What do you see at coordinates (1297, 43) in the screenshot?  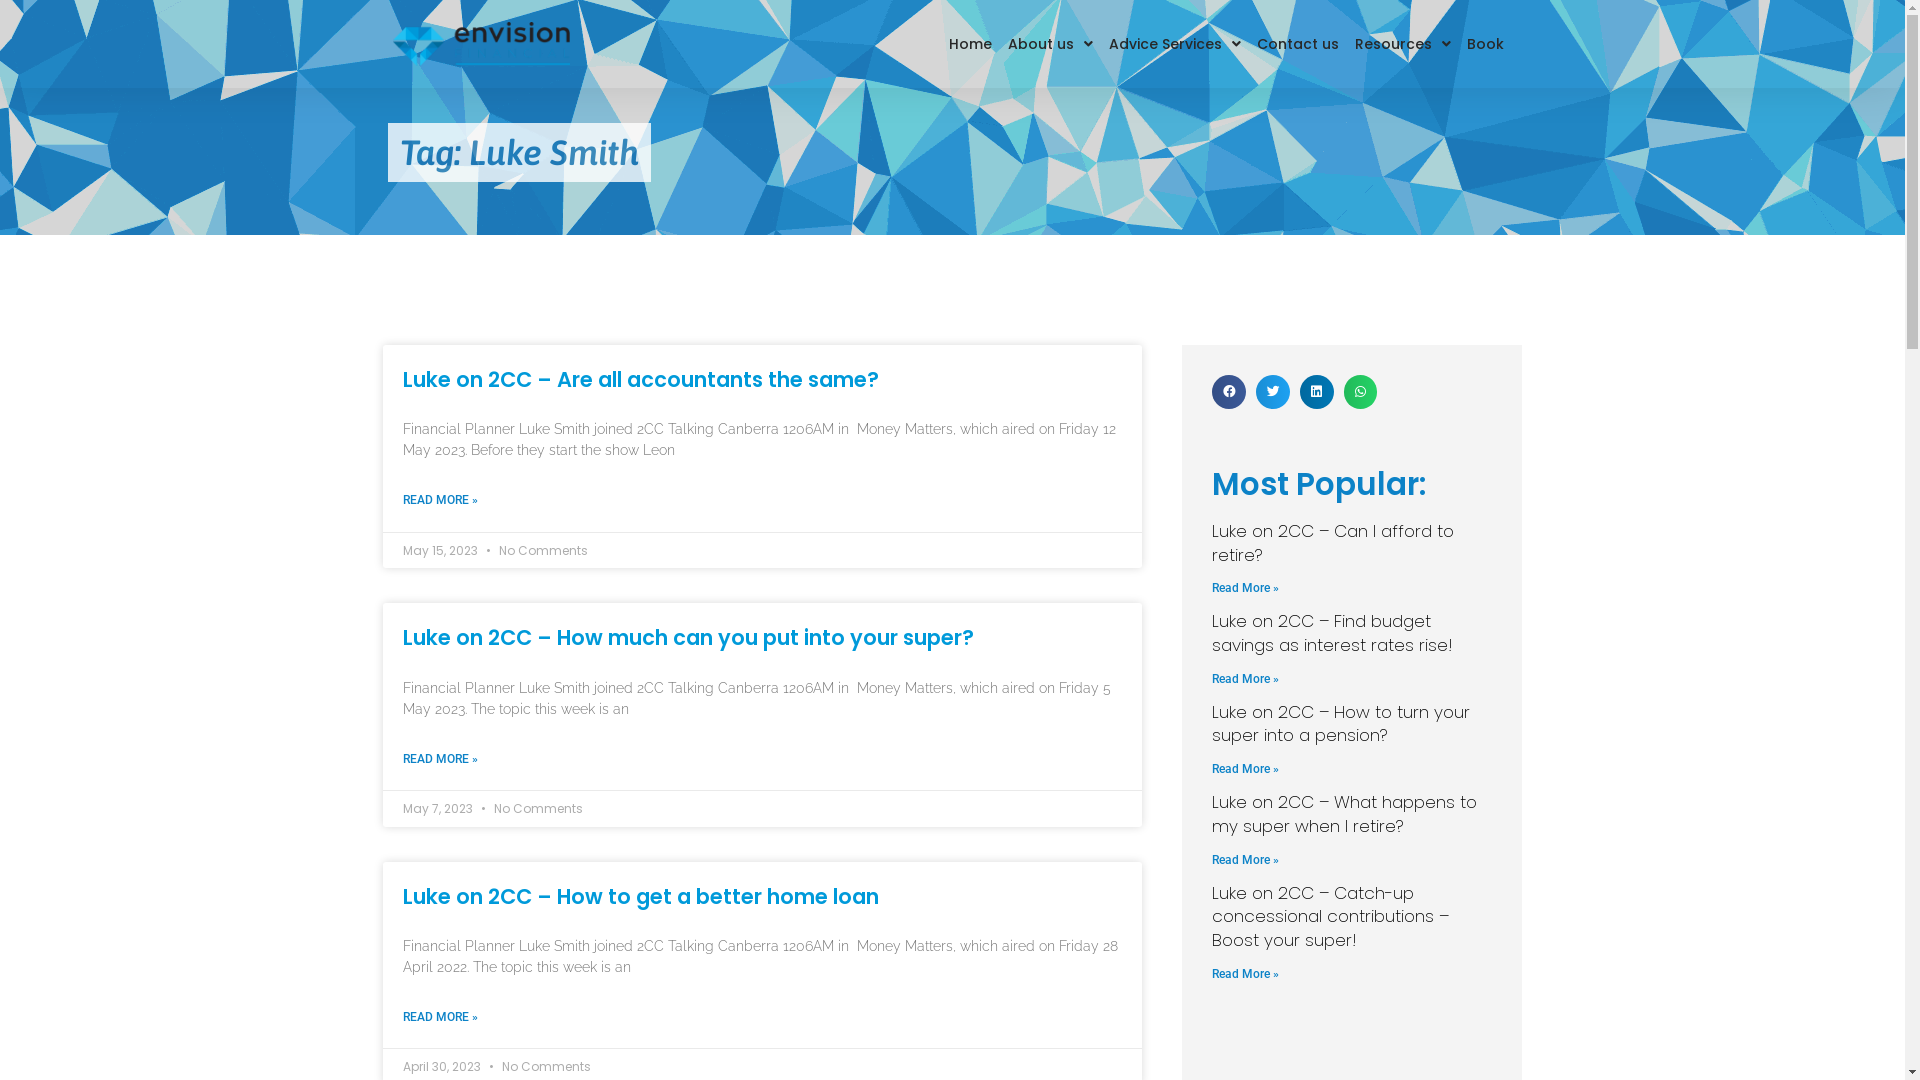 I see `'Contact us'` at bounding box center [1297, 43].